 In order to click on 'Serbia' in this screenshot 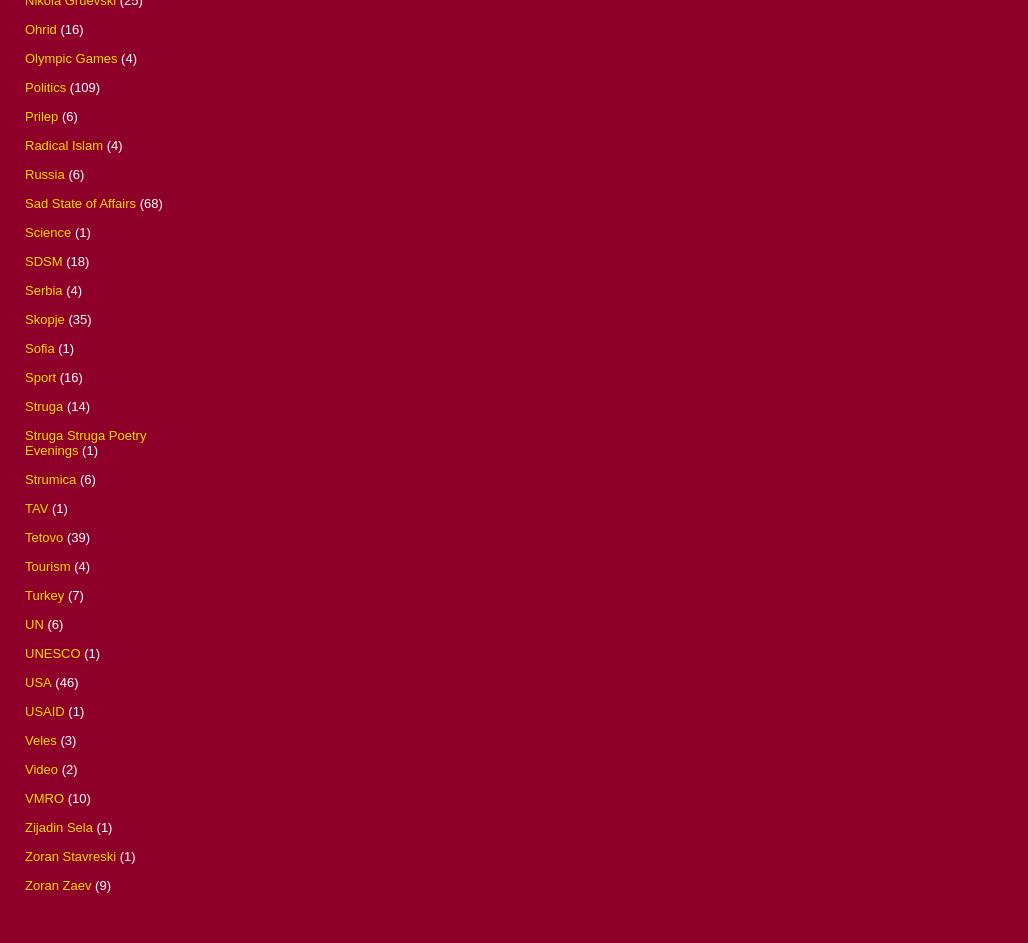, I will do `click(43, 288)`.